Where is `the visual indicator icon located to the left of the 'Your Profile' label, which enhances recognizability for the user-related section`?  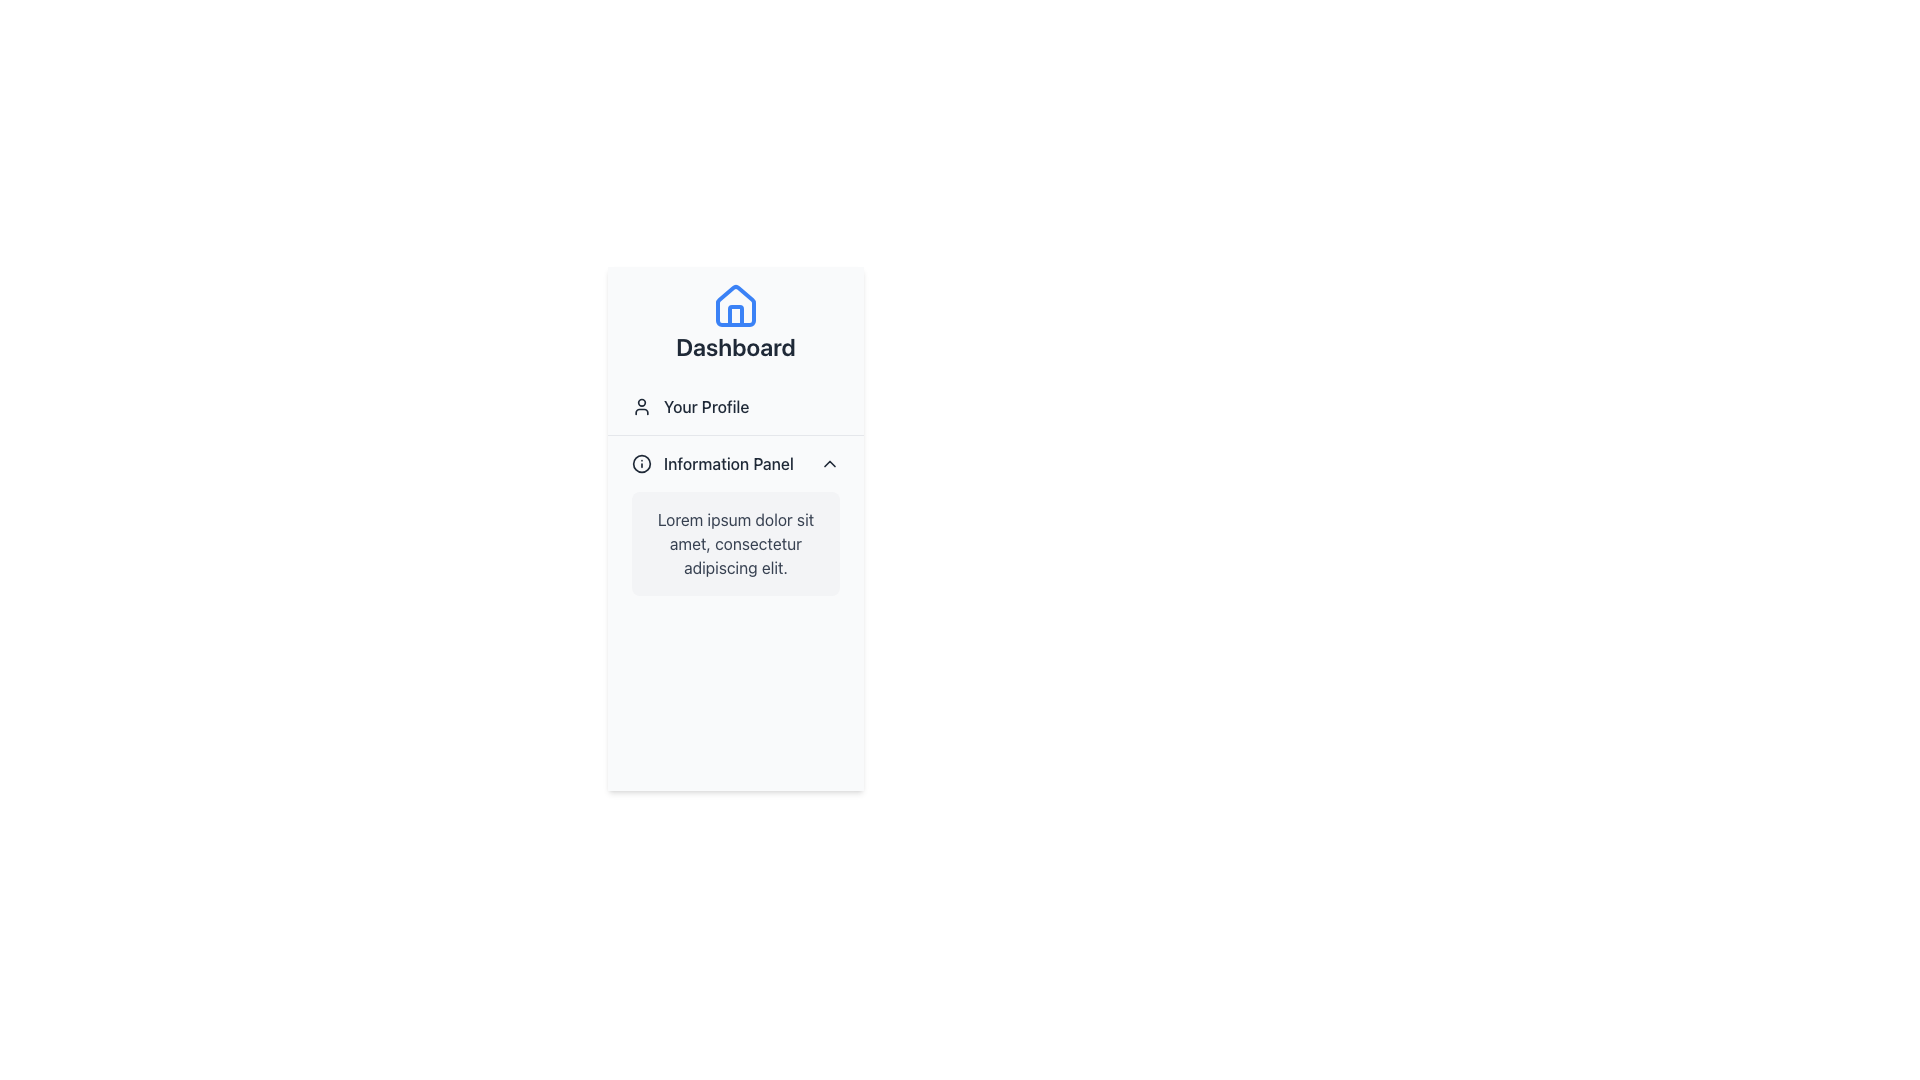
the visual indicator icon located to the left of the 'Your Profile' label, which enhances recognizability for the user-related section is located at coordinates (642, 406).